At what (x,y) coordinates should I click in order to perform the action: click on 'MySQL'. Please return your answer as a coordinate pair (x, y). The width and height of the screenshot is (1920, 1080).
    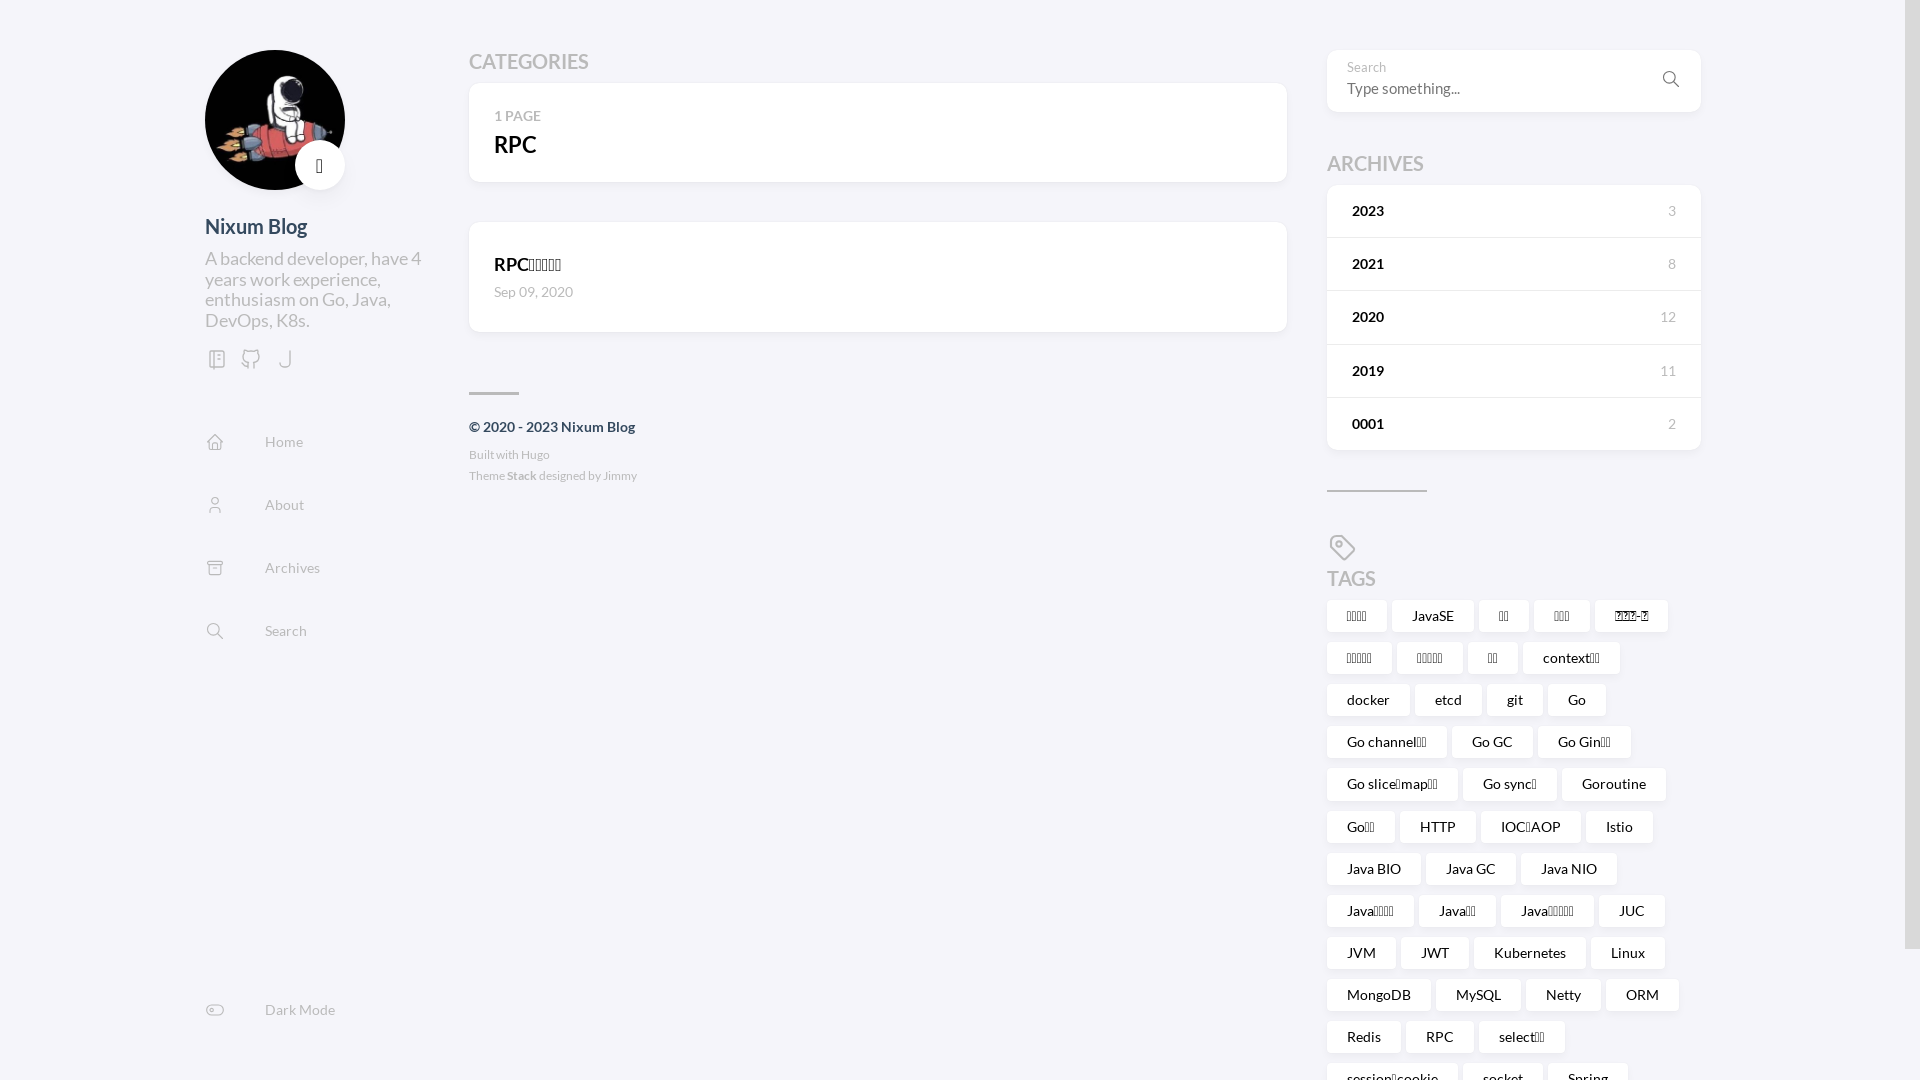
    Looking at the image, I should click on (1434, 995).